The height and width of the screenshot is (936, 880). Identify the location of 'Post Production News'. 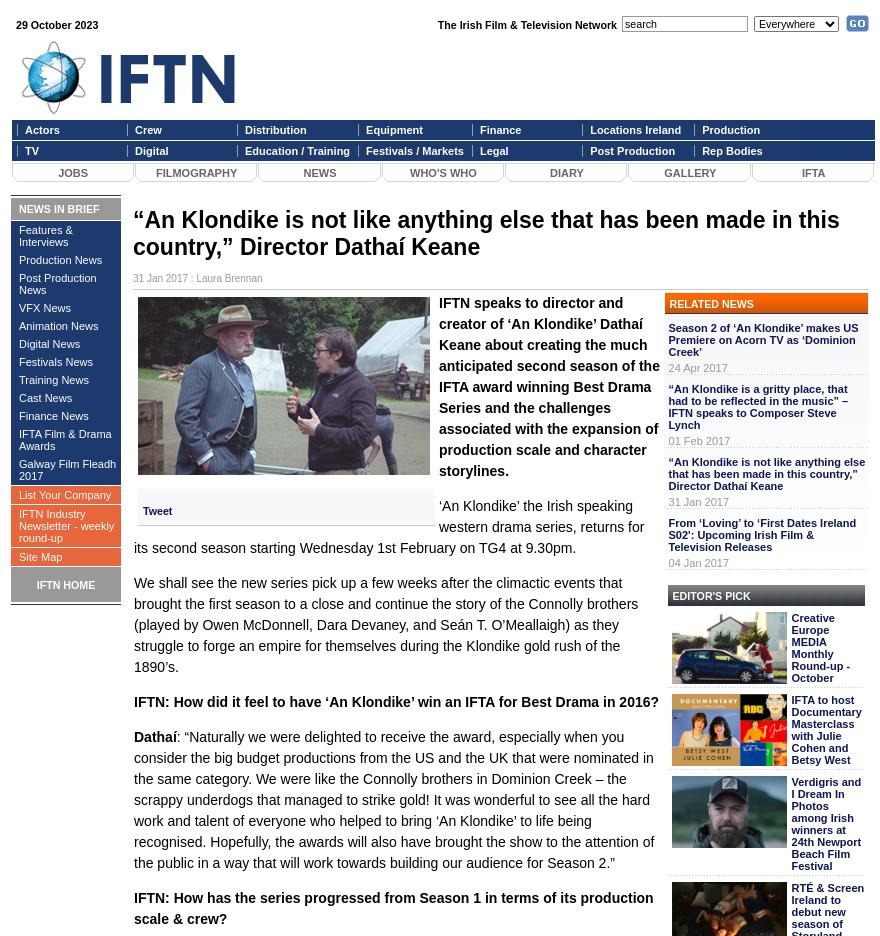
(57, 283).